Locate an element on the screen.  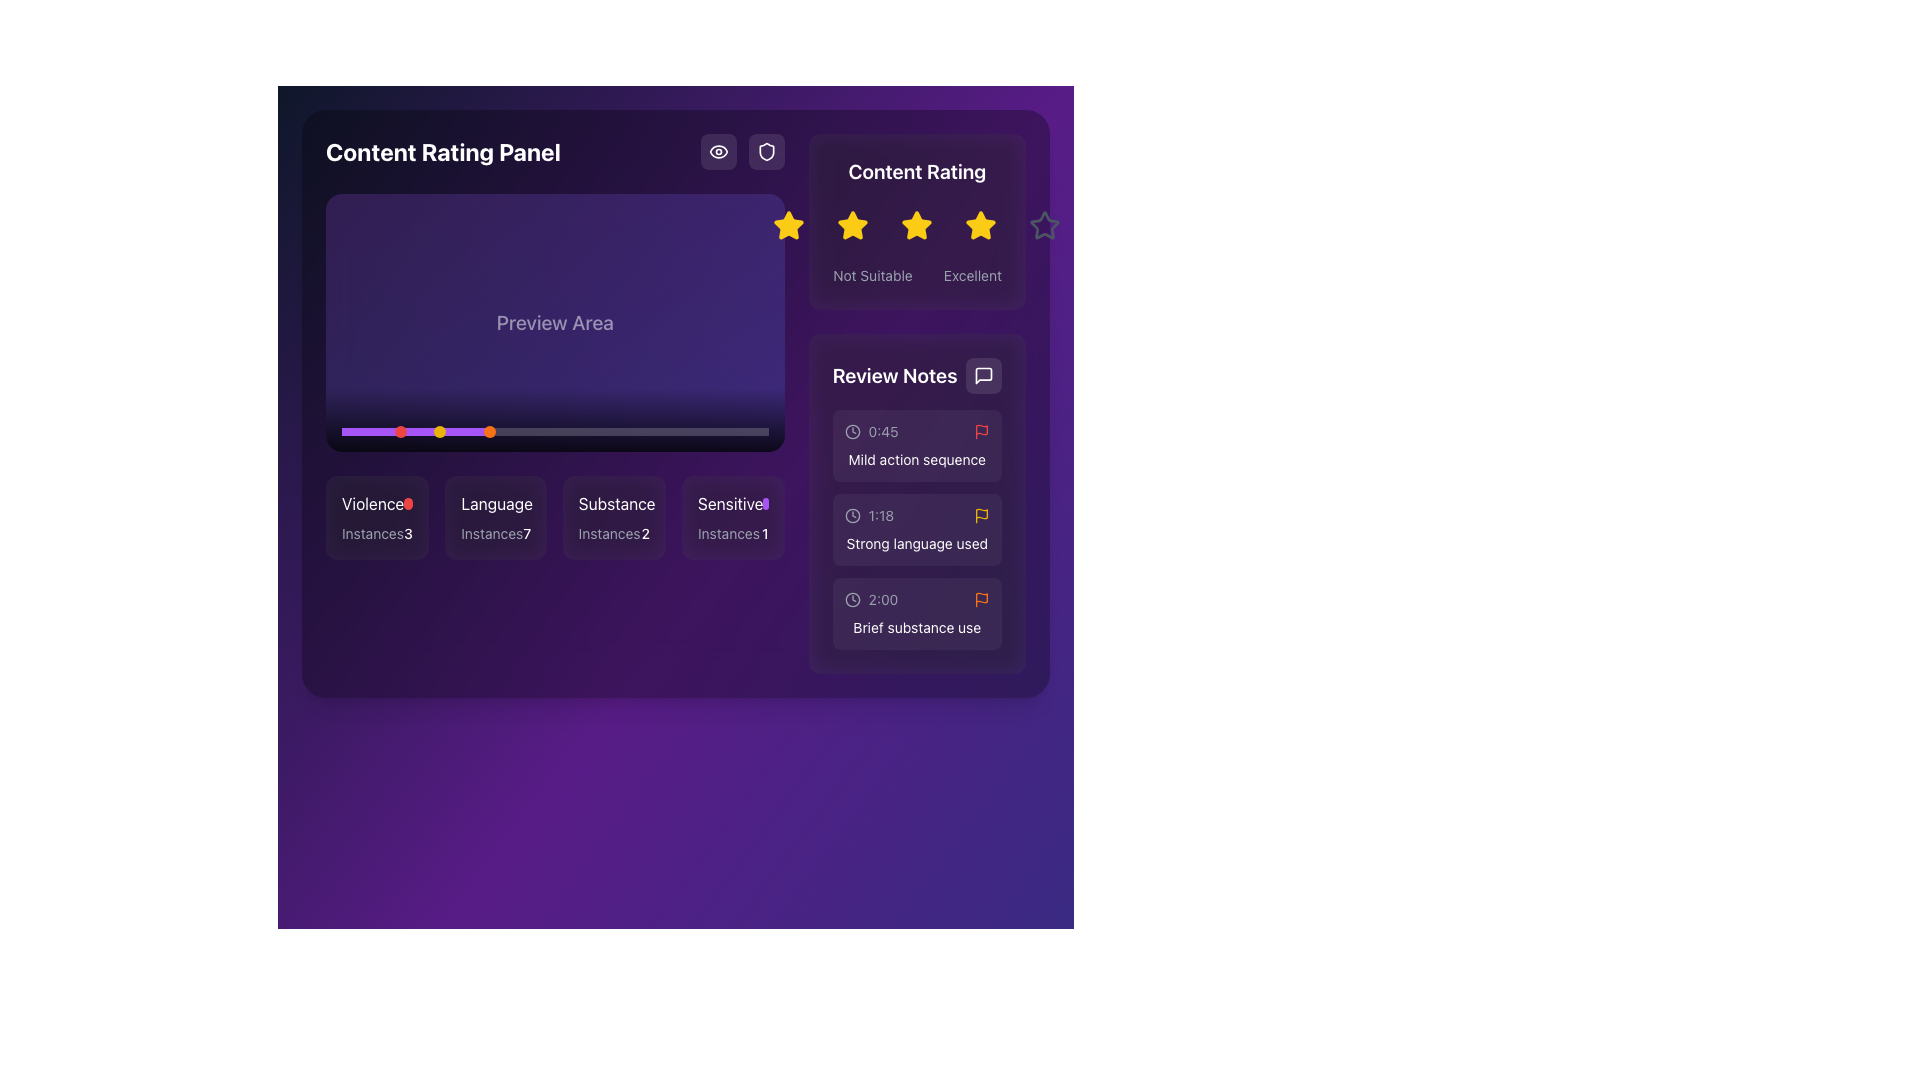
the text label that describes the associated numerical data '3', located beneath the label 'Violence' on the left side of the content area is located at coordinates (373, 532).